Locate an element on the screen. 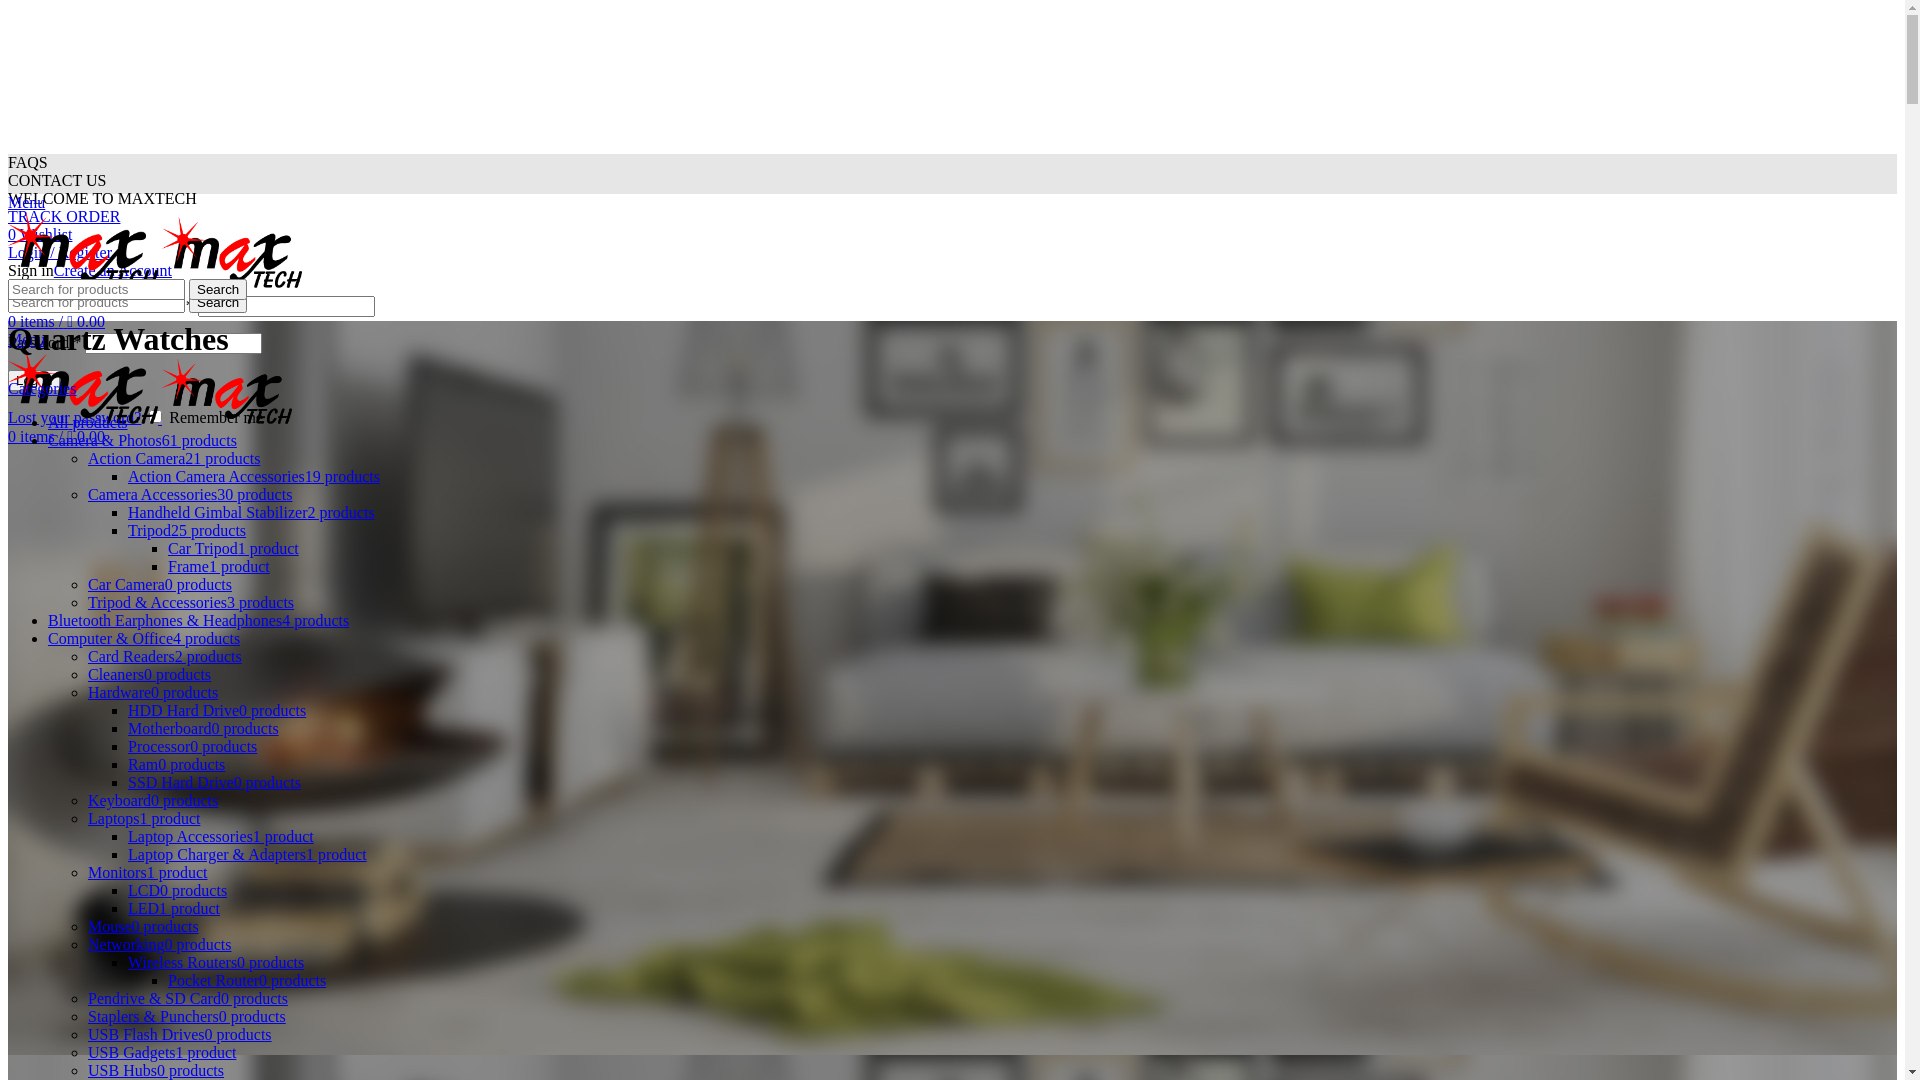  'Search' is located at coordinates (217, 289).